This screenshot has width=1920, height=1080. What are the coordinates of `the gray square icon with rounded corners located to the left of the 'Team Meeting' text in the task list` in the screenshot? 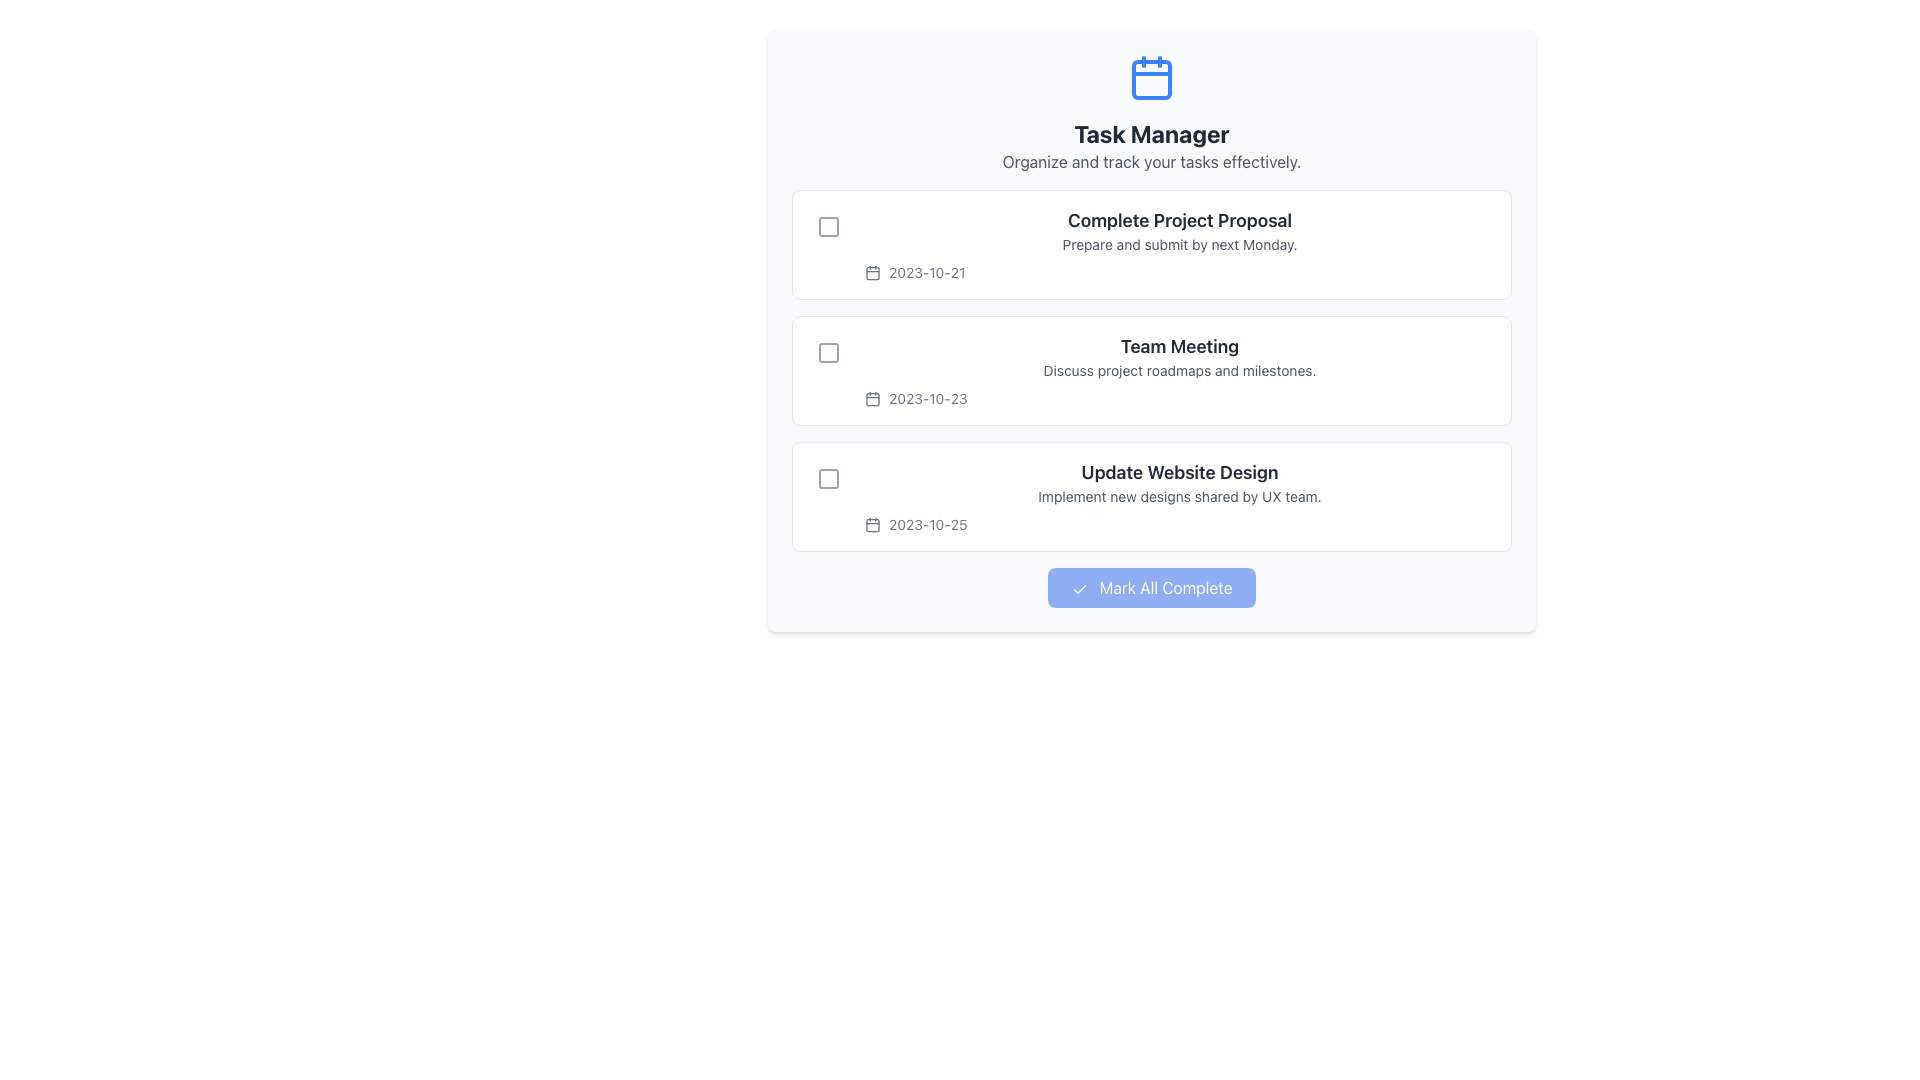 It's located at (829, 352).